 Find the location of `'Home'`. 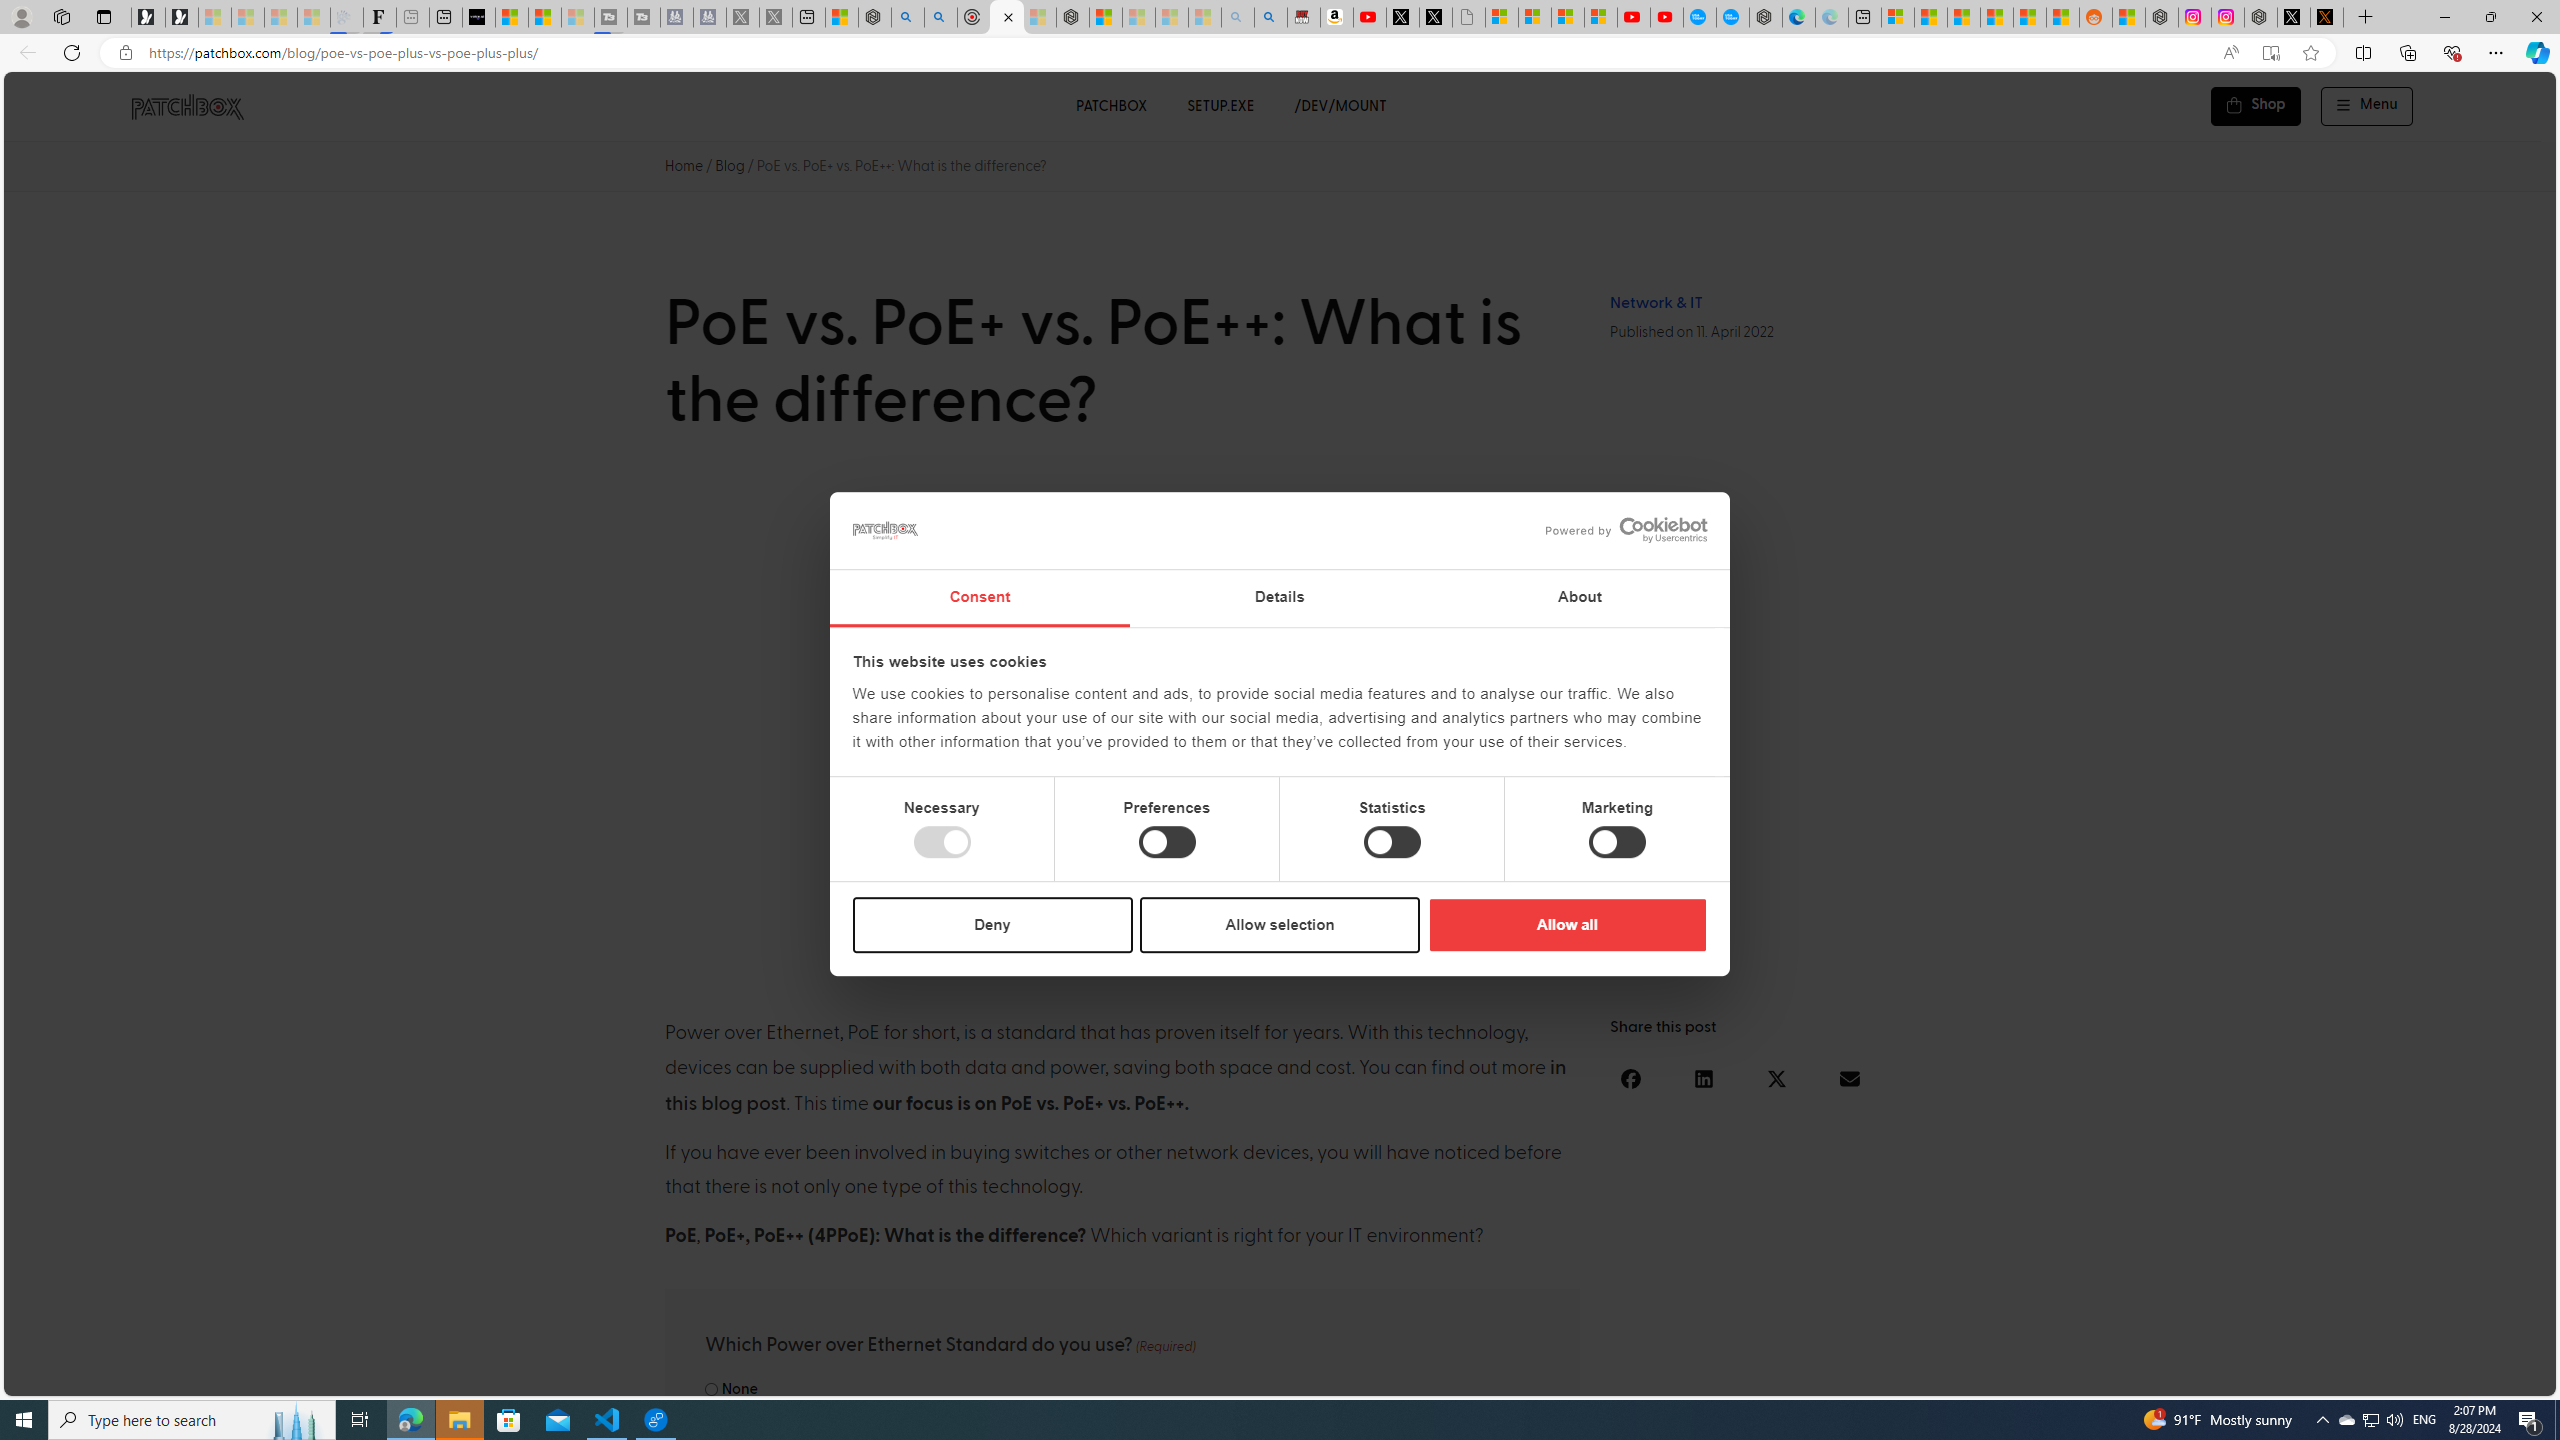

'Home' is located at coordinates (684, 165).